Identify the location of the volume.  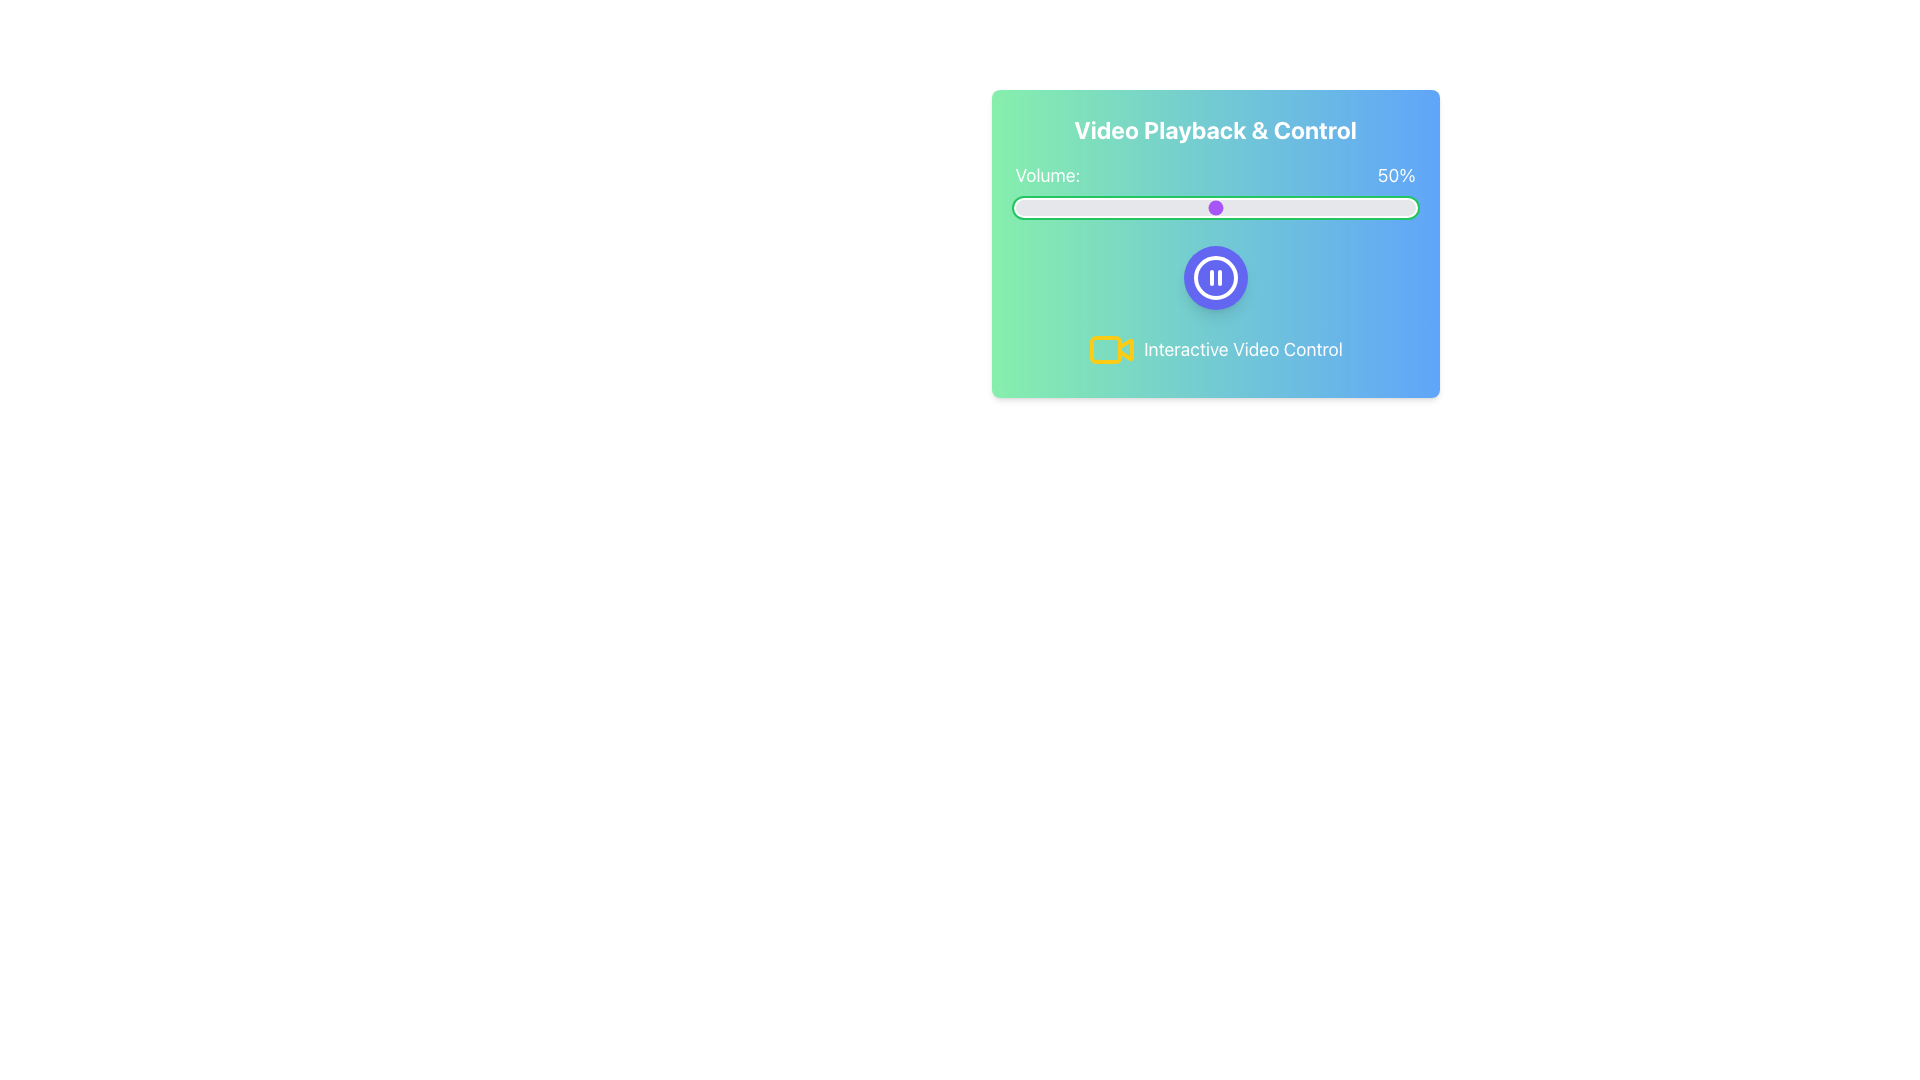
(1311, 208).